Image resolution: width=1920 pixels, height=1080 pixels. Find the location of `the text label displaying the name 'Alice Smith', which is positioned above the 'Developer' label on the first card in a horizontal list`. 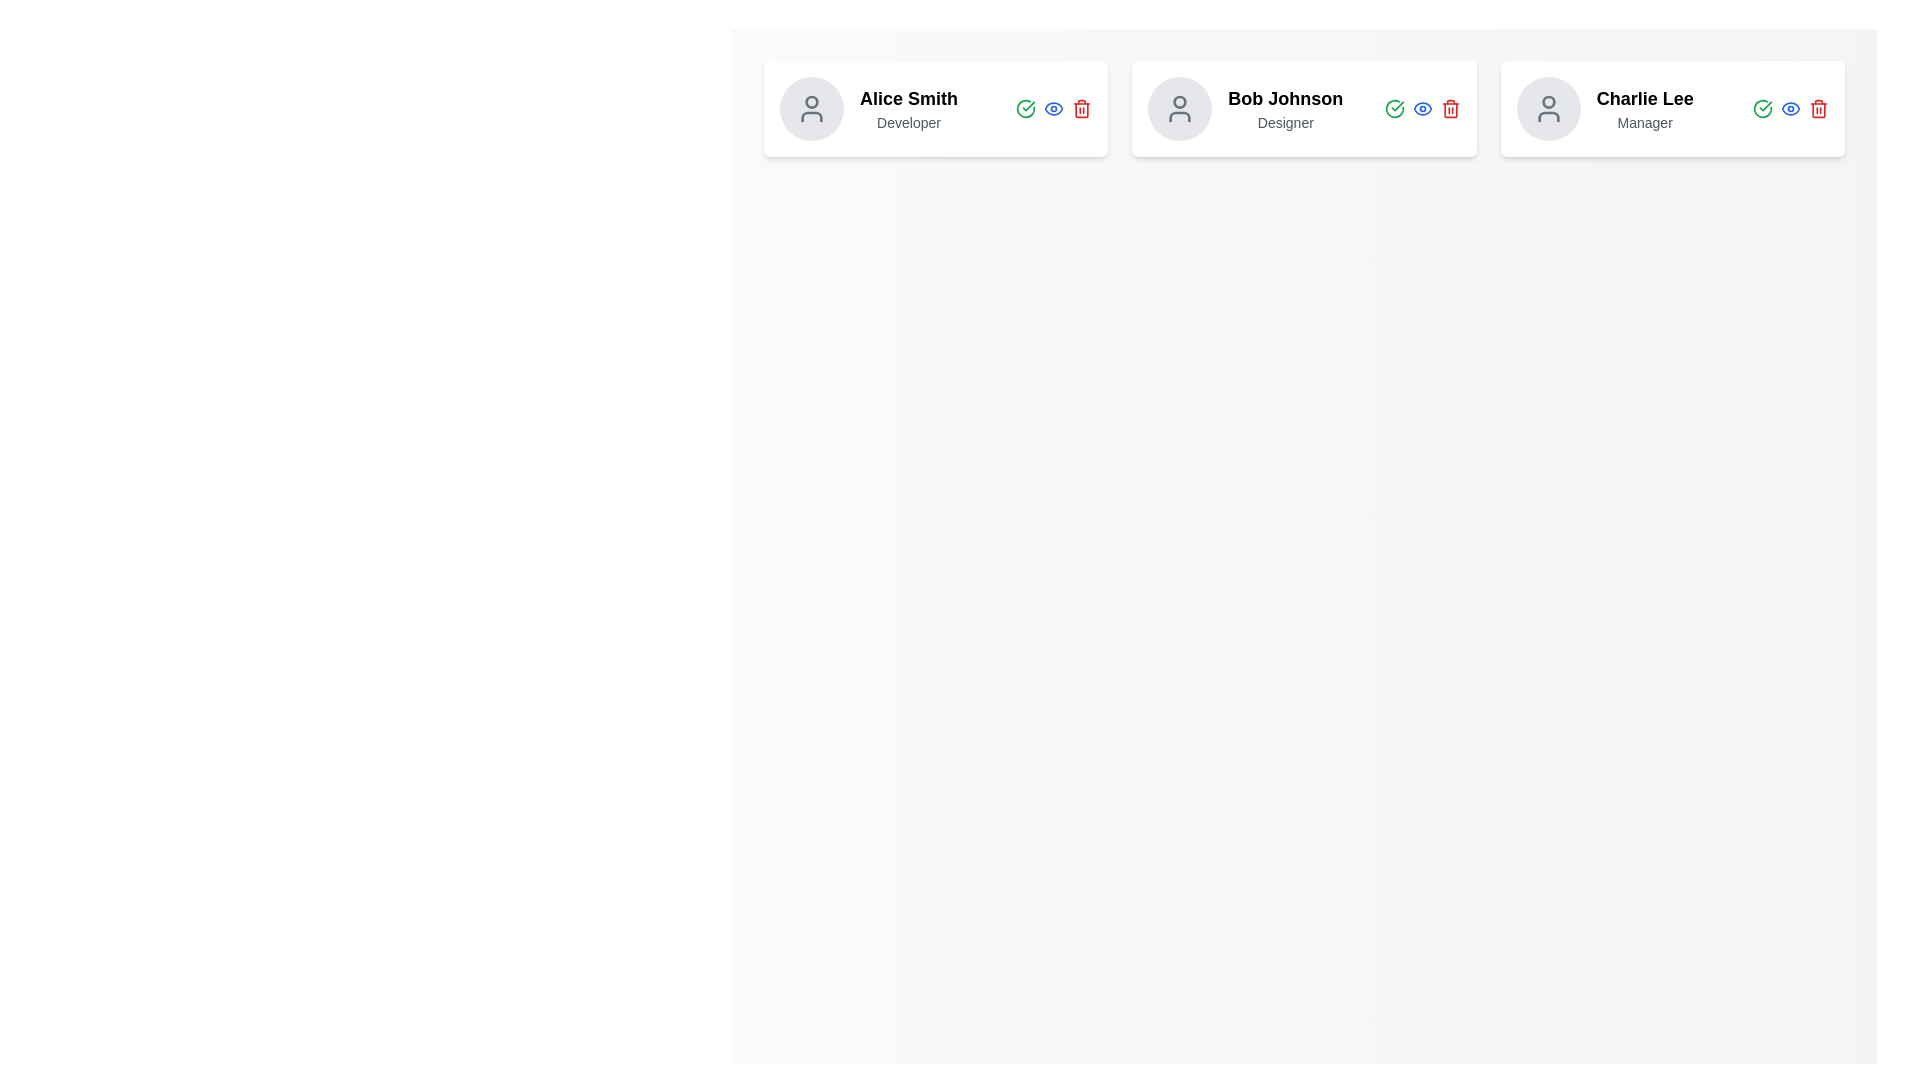

the text label displaying the name 'Alice Smith', which is positioned above the 'Developer' label on the first card in a horizontal list is located at coordinates (907, 99).